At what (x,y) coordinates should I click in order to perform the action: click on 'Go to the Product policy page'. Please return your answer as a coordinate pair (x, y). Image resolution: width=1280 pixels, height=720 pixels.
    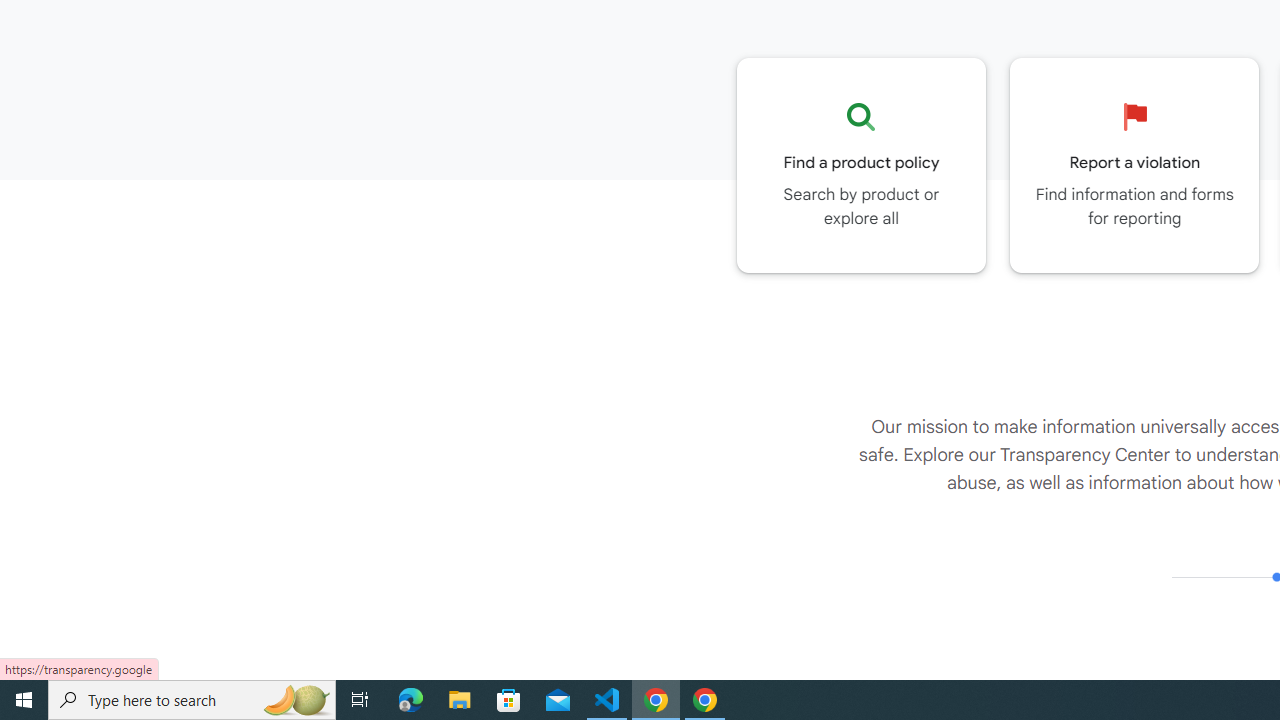
    Looking at the image, I should click on (861, 164).